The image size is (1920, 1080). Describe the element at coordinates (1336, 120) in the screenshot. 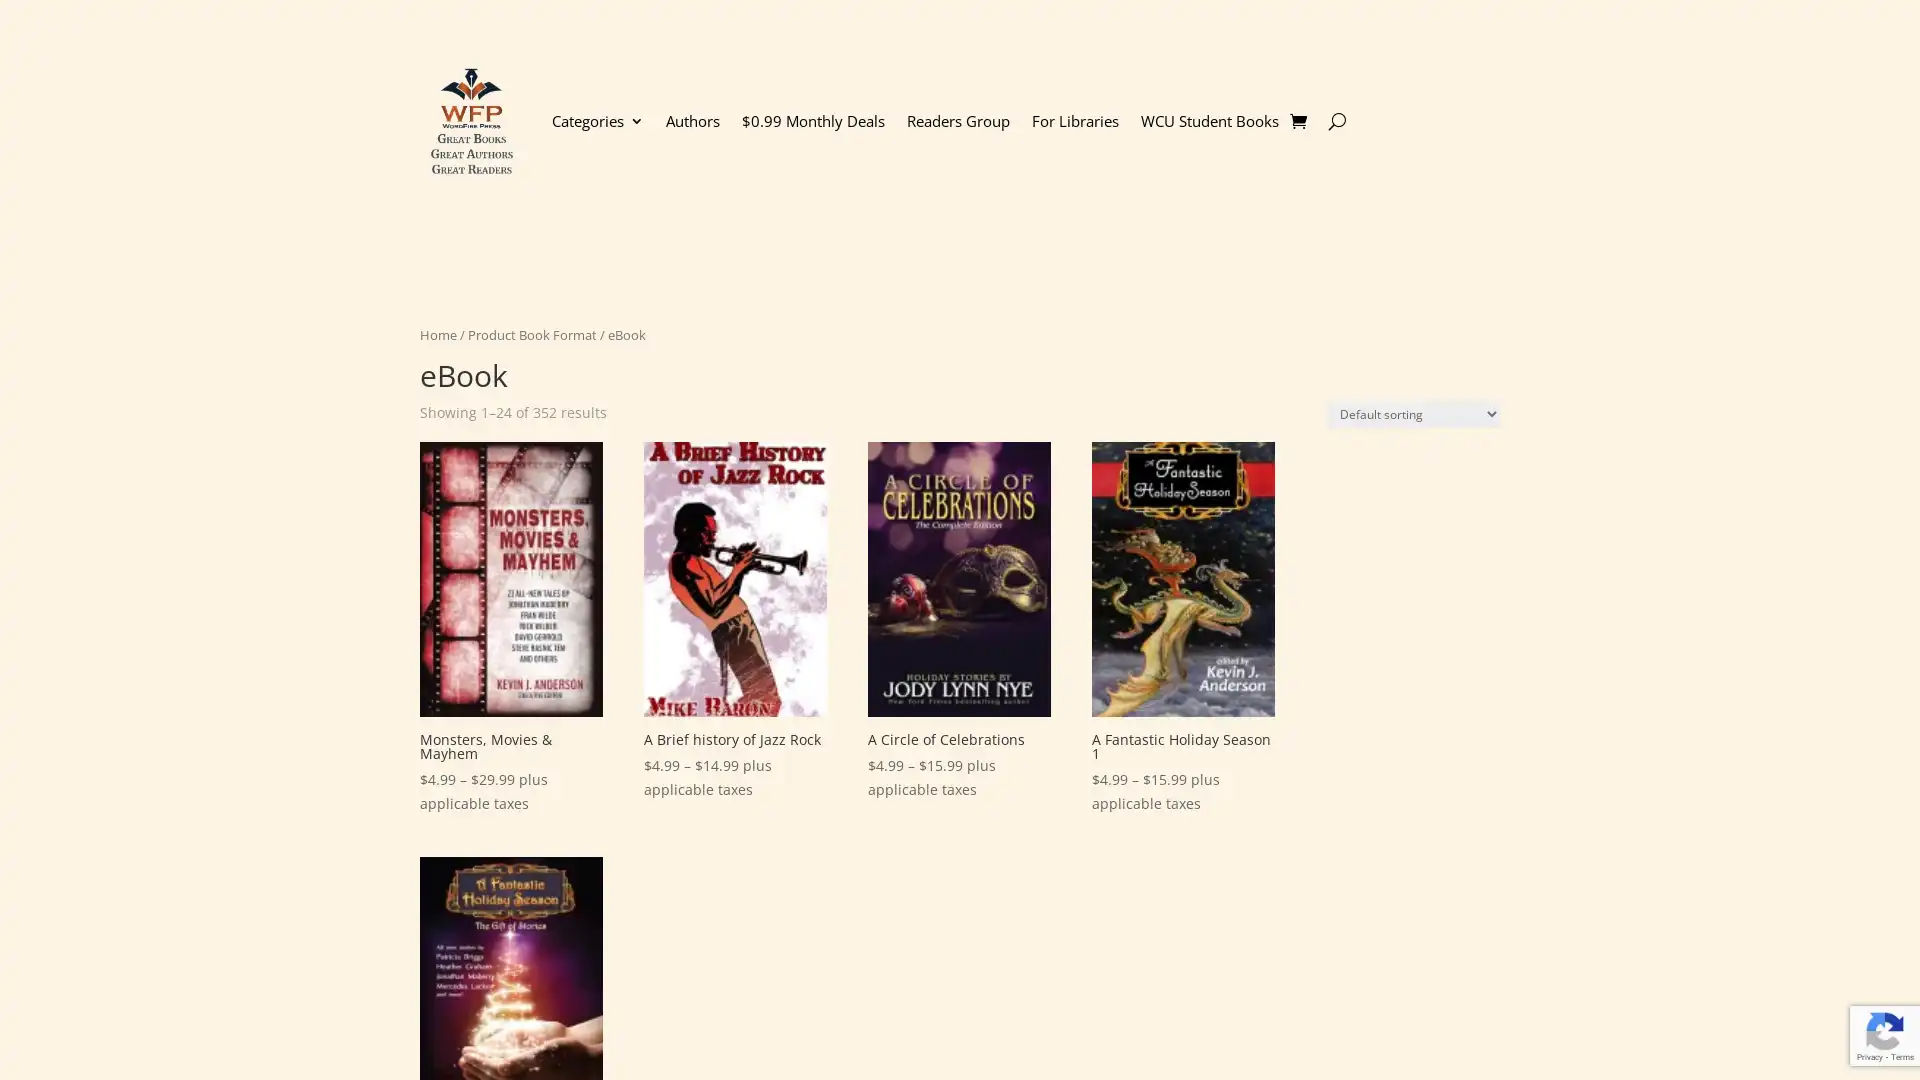

I see `U` at that location.